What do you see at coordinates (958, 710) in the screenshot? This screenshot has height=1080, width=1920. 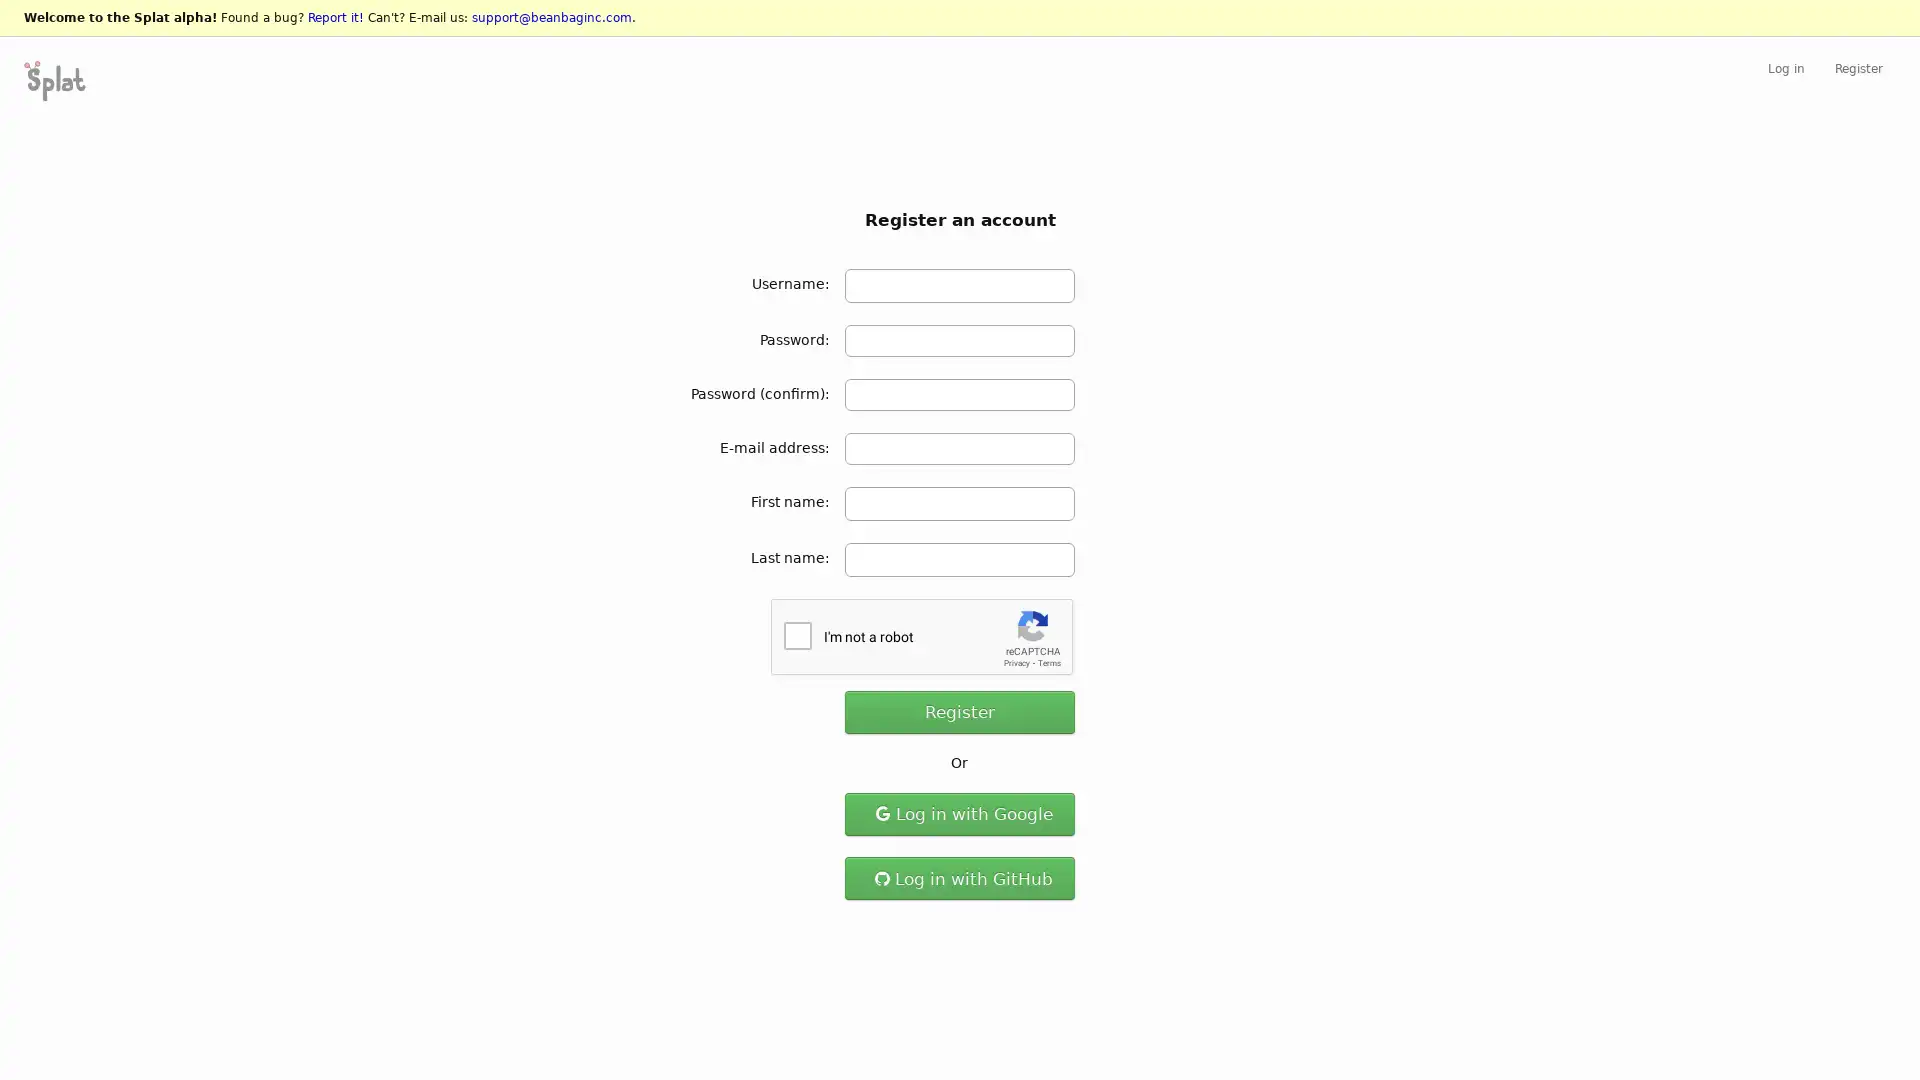 I see `Register` at bounding box center [958, 710].